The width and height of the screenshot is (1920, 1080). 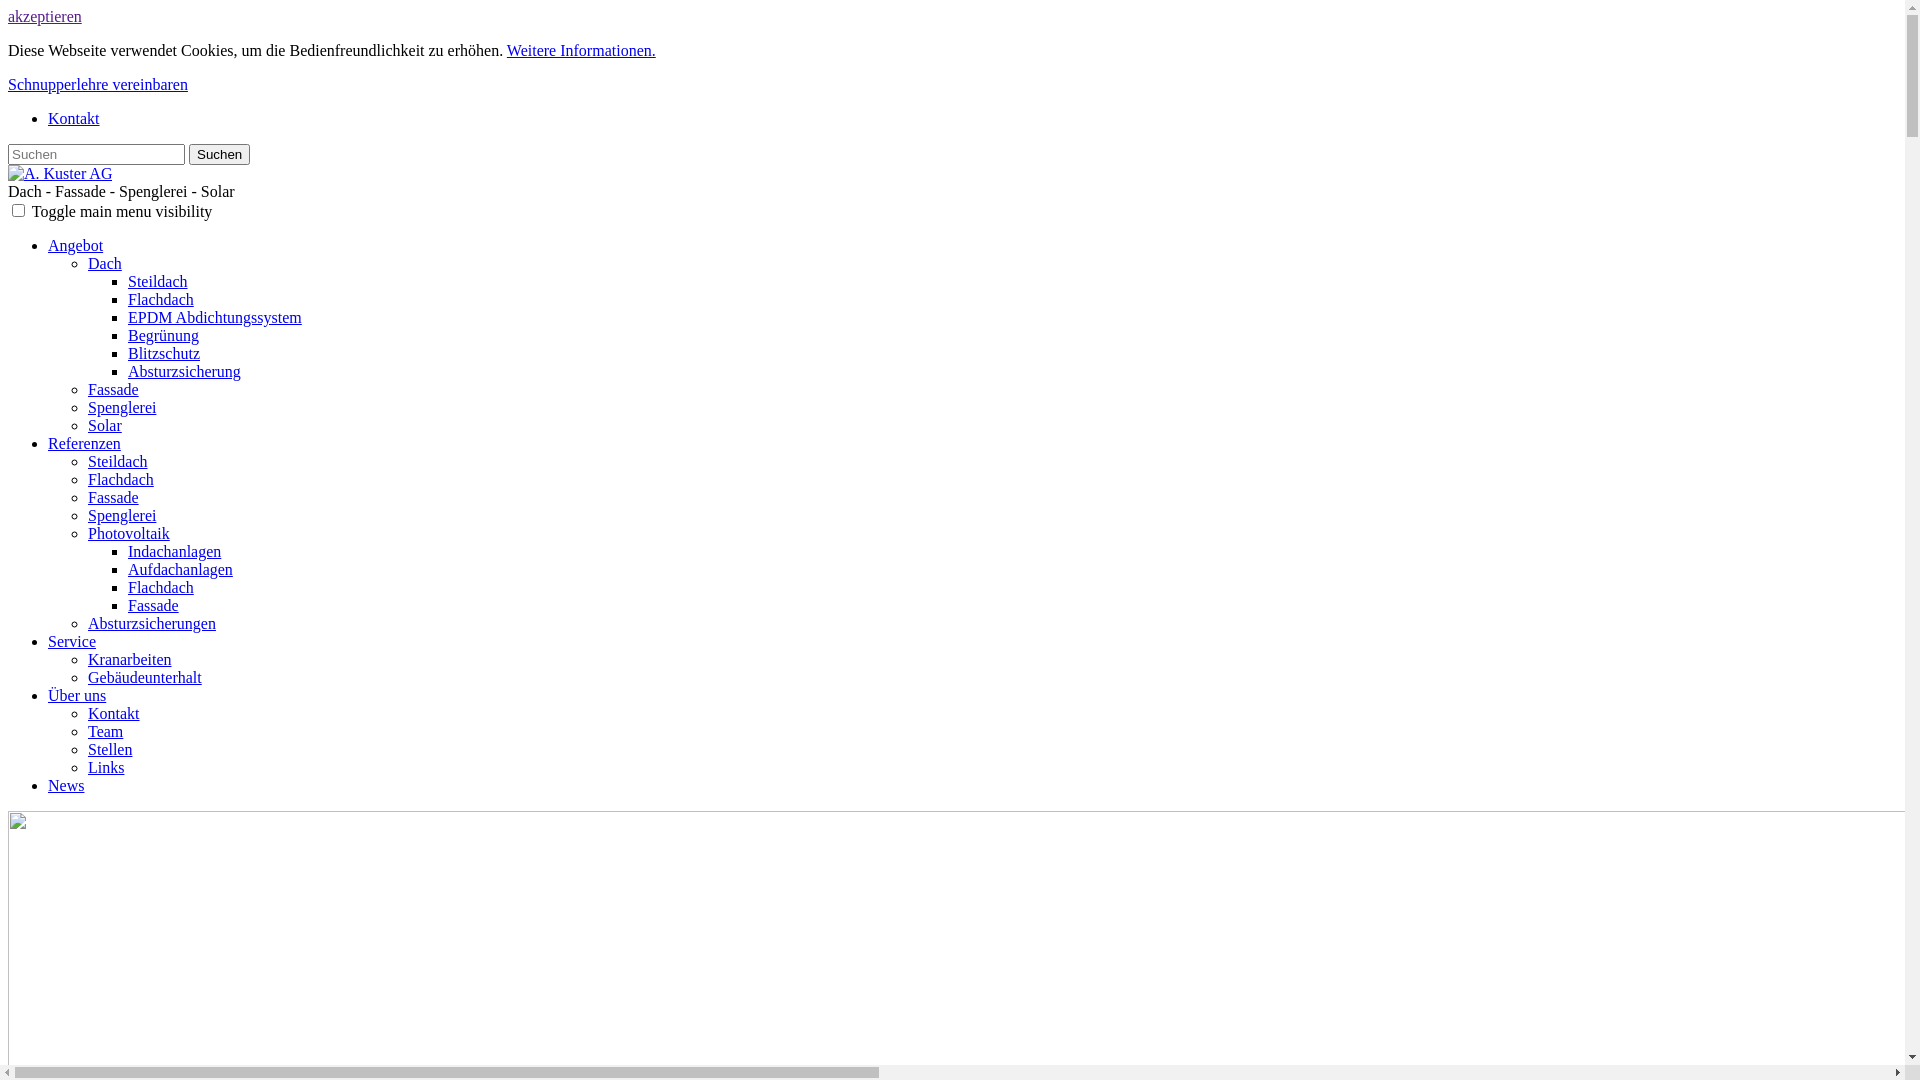 I want to click on 'Weitere Informationen.', so click(x=580, y=49).